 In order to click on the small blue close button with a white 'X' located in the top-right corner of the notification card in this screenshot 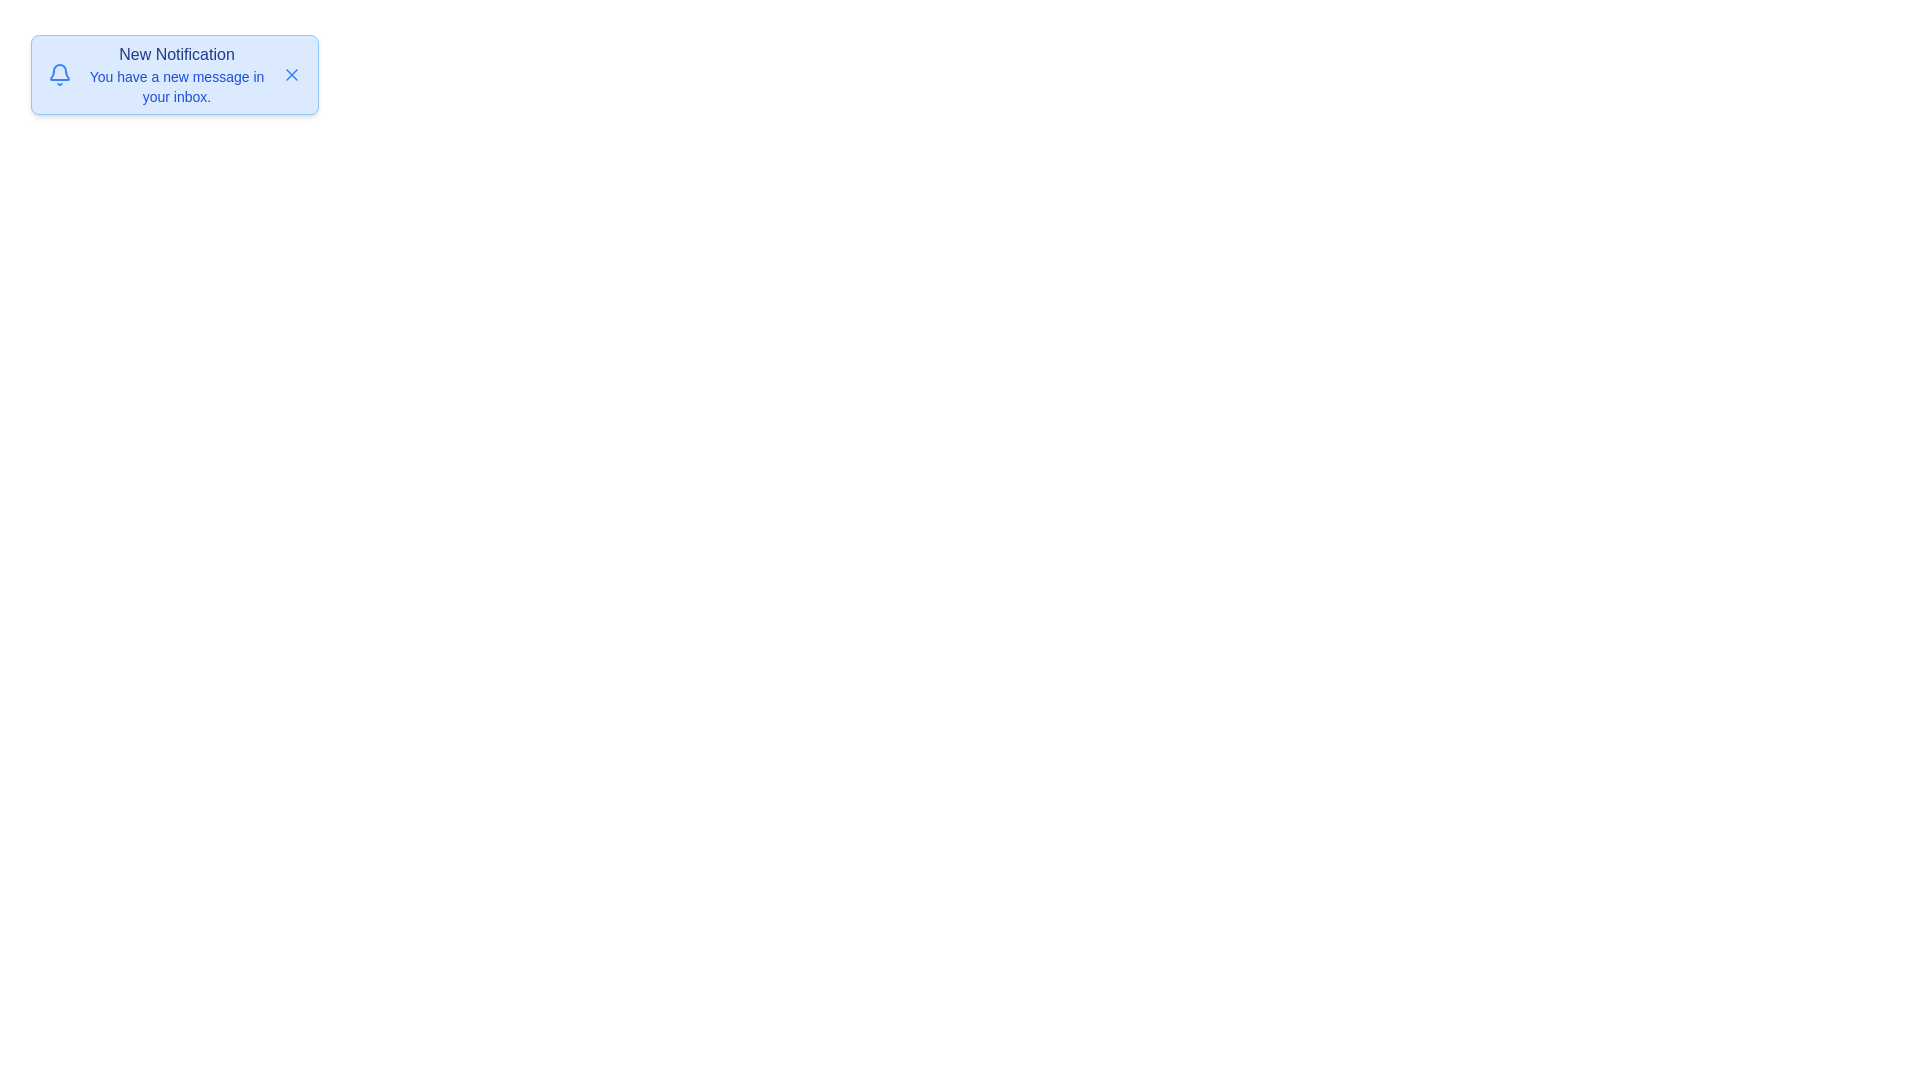, I will do `click(291, 73)`.